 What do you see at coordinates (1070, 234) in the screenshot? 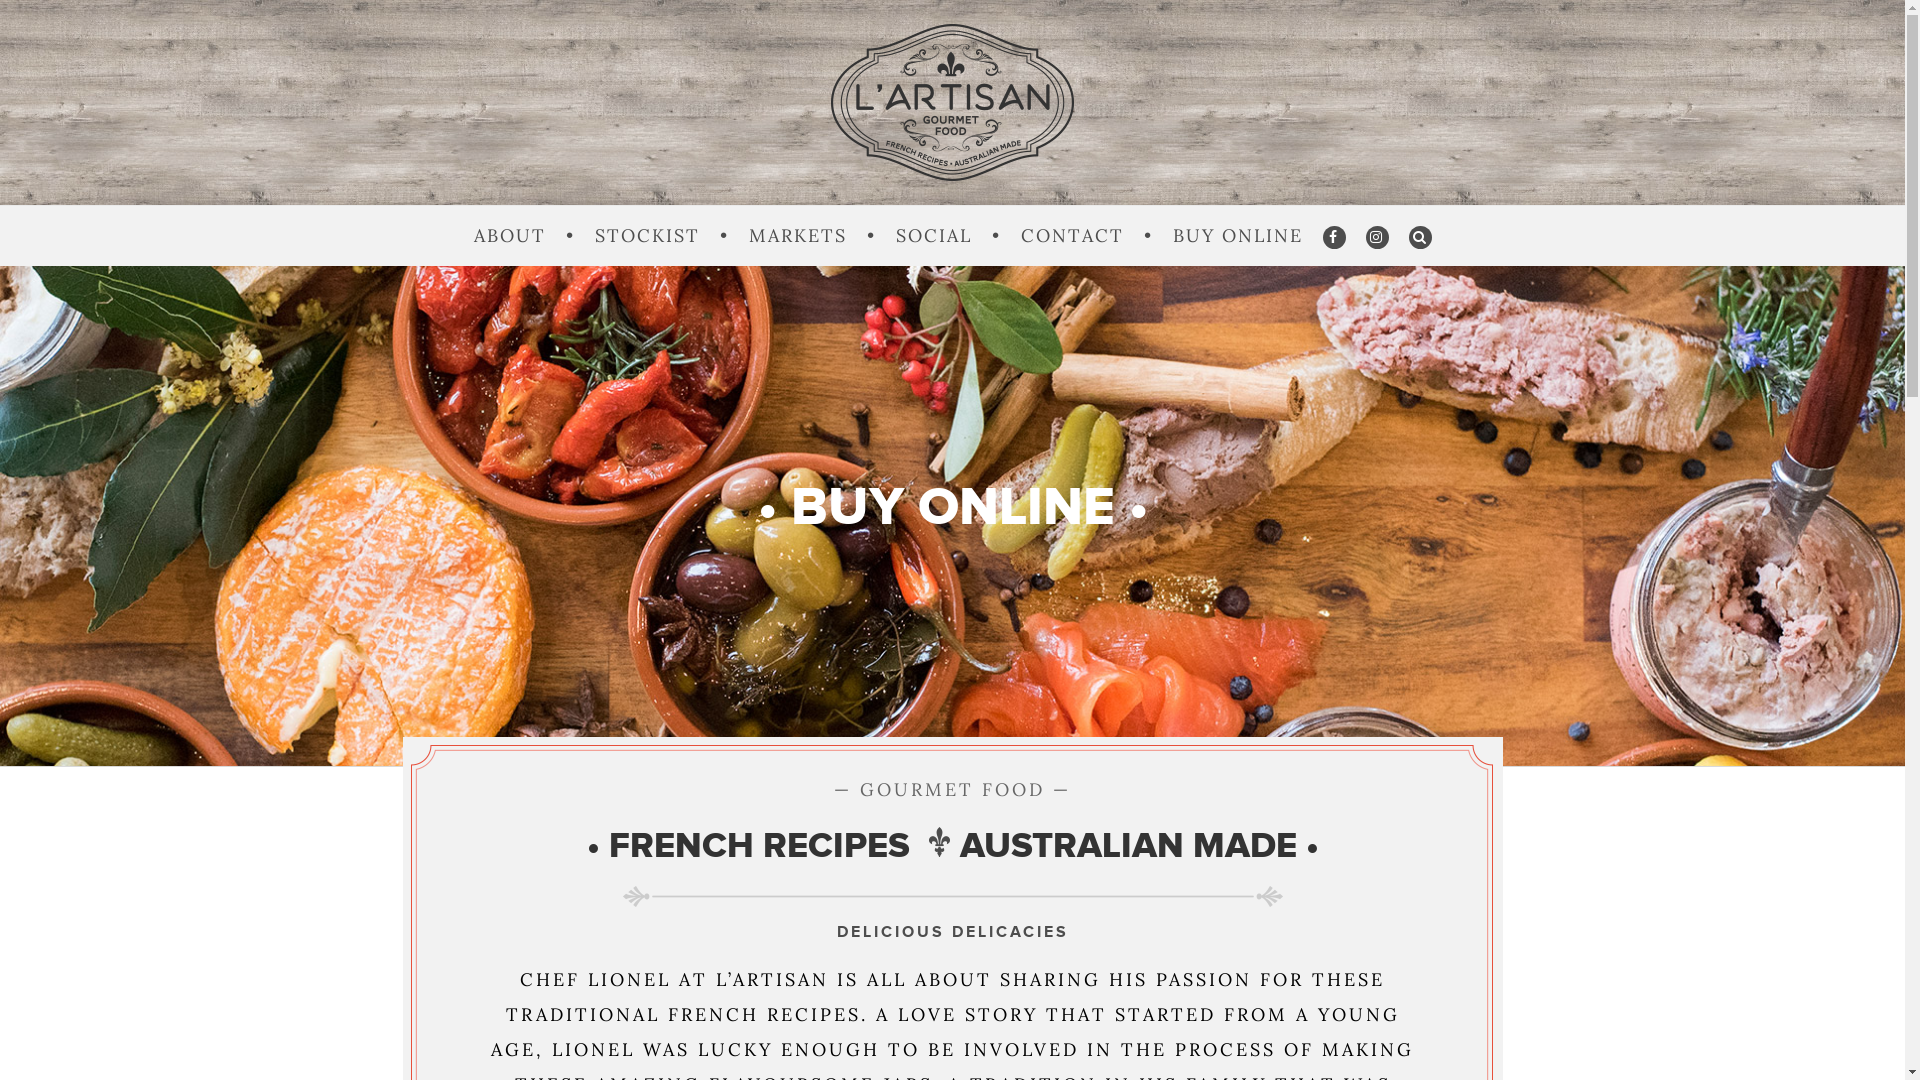
I see `'CONTACT'` at bounding box center [1070, 234].